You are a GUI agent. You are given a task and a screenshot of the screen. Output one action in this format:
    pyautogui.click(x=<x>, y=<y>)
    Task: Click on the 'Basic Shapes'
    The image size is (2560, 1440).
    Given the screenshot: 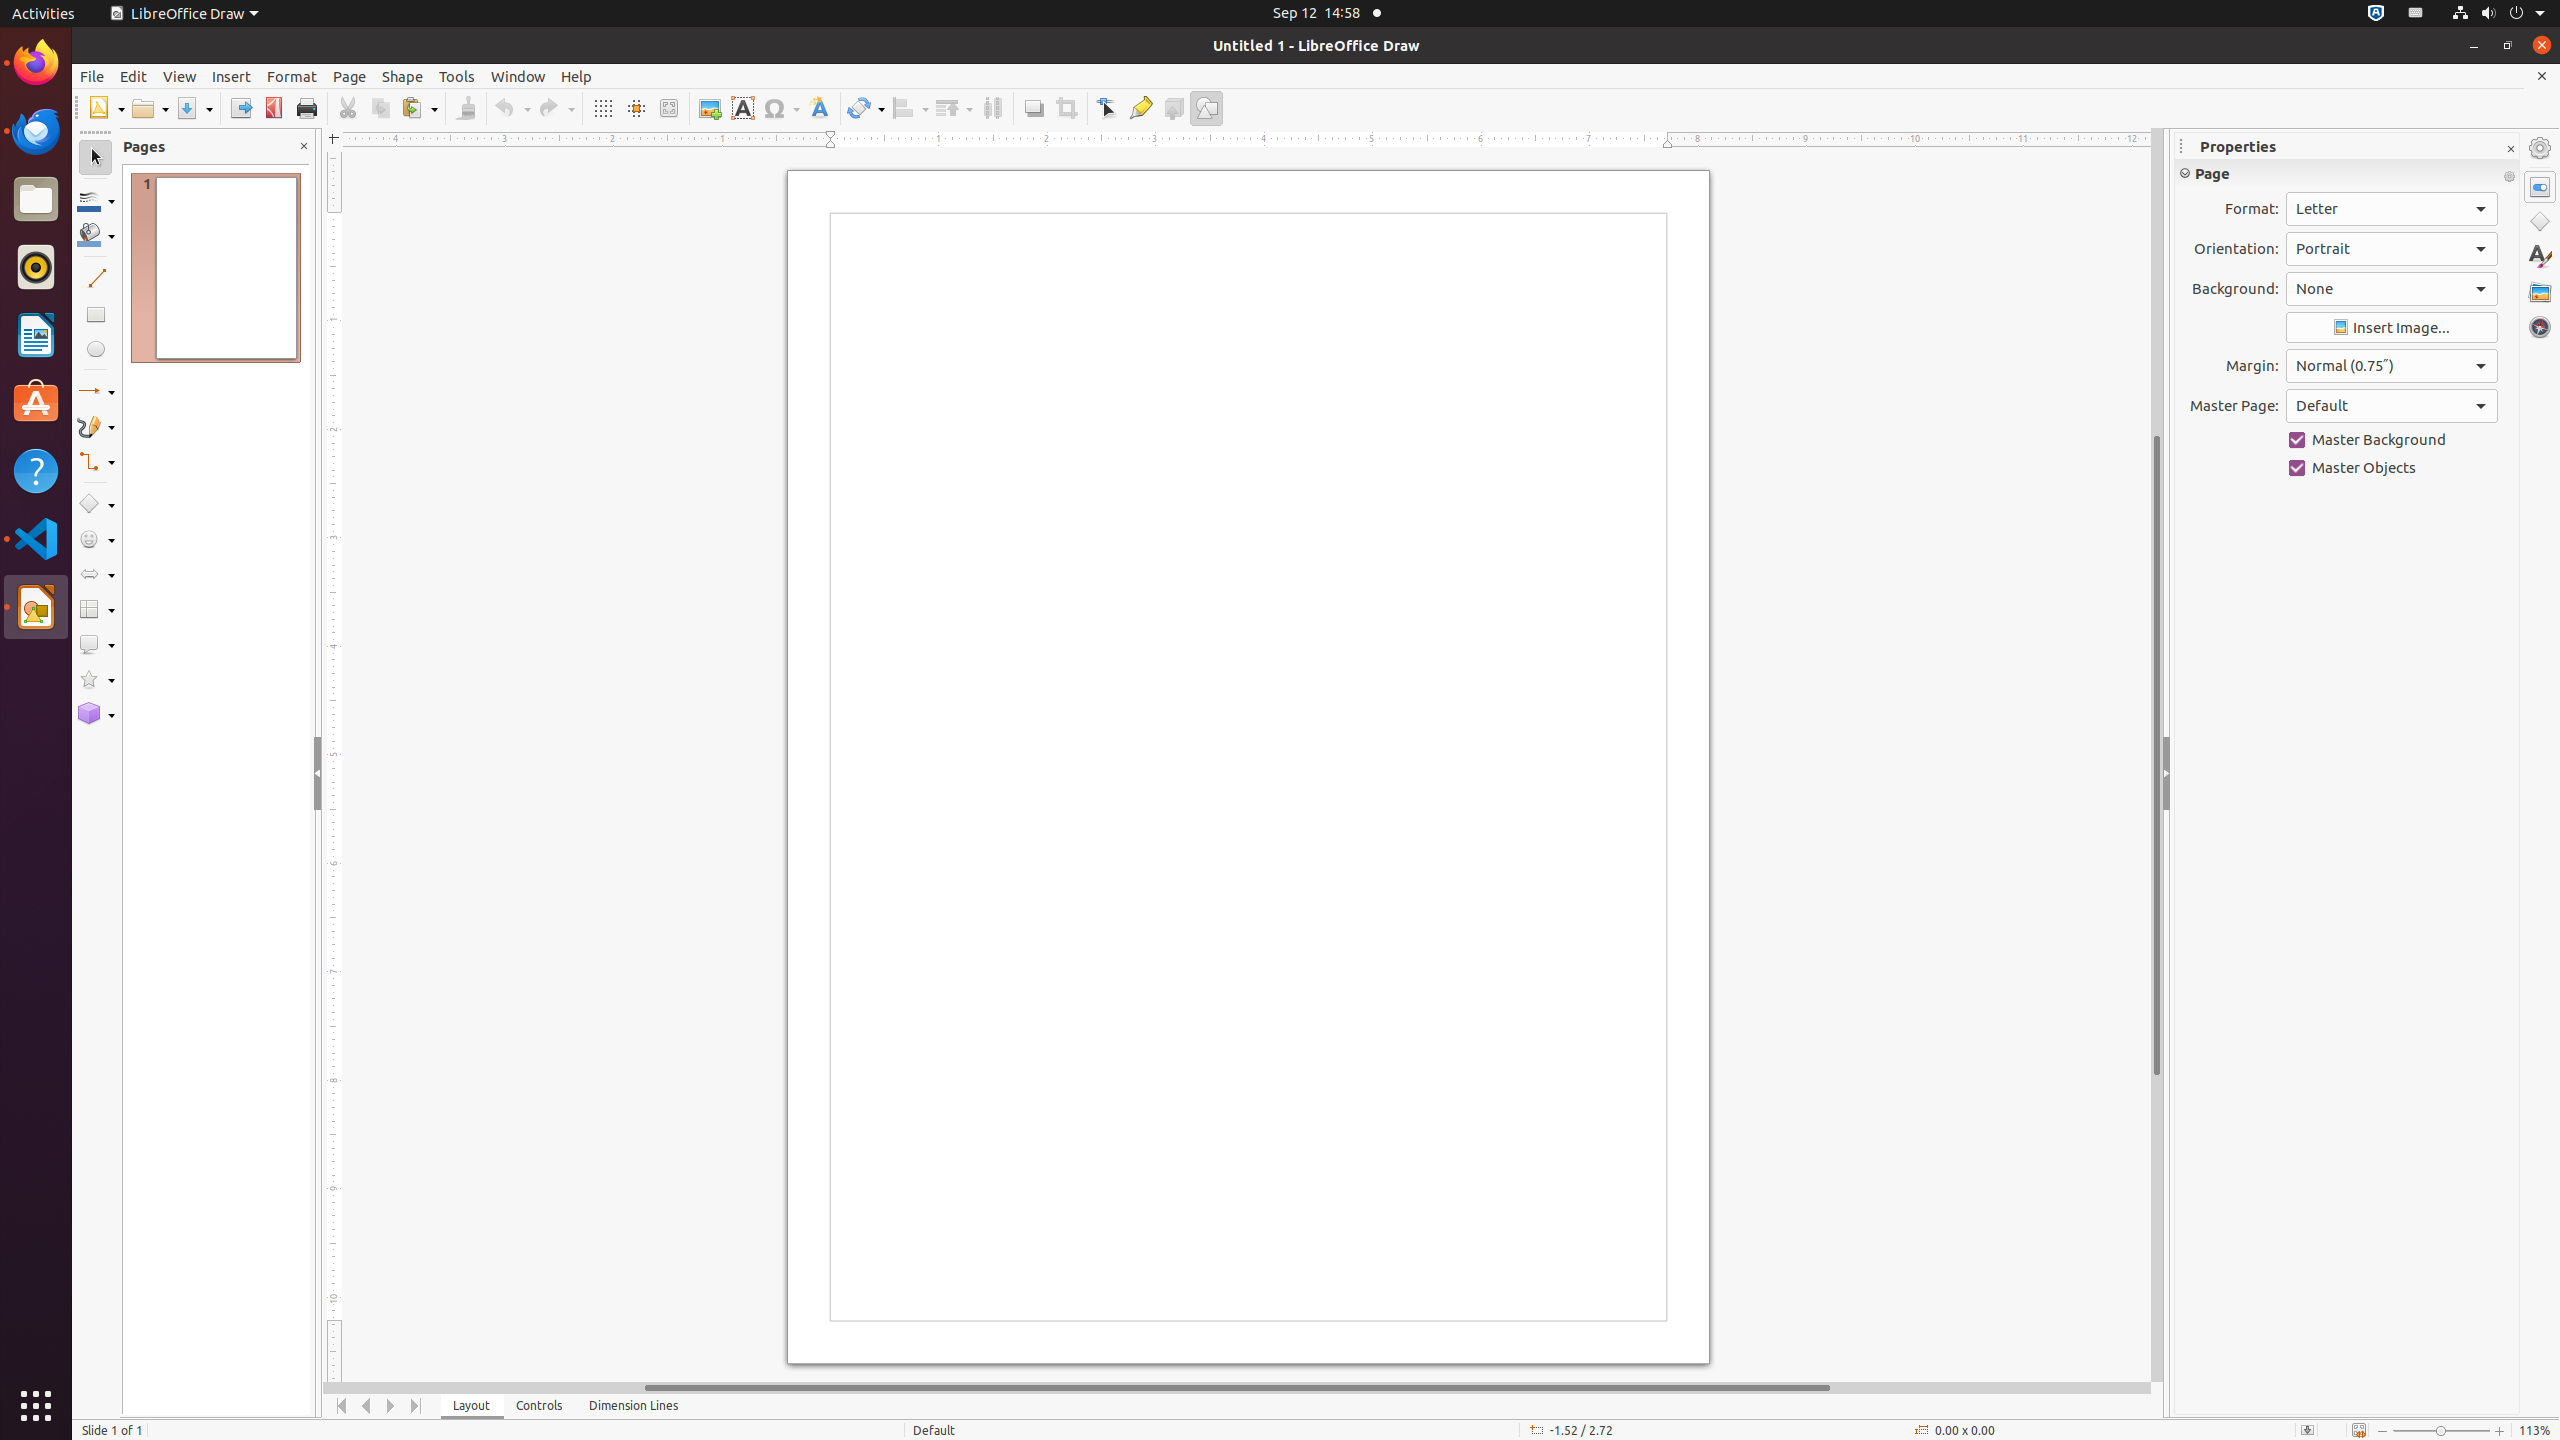 What is the action you would take?
    pyautogui.click(x=95, y=503)
    